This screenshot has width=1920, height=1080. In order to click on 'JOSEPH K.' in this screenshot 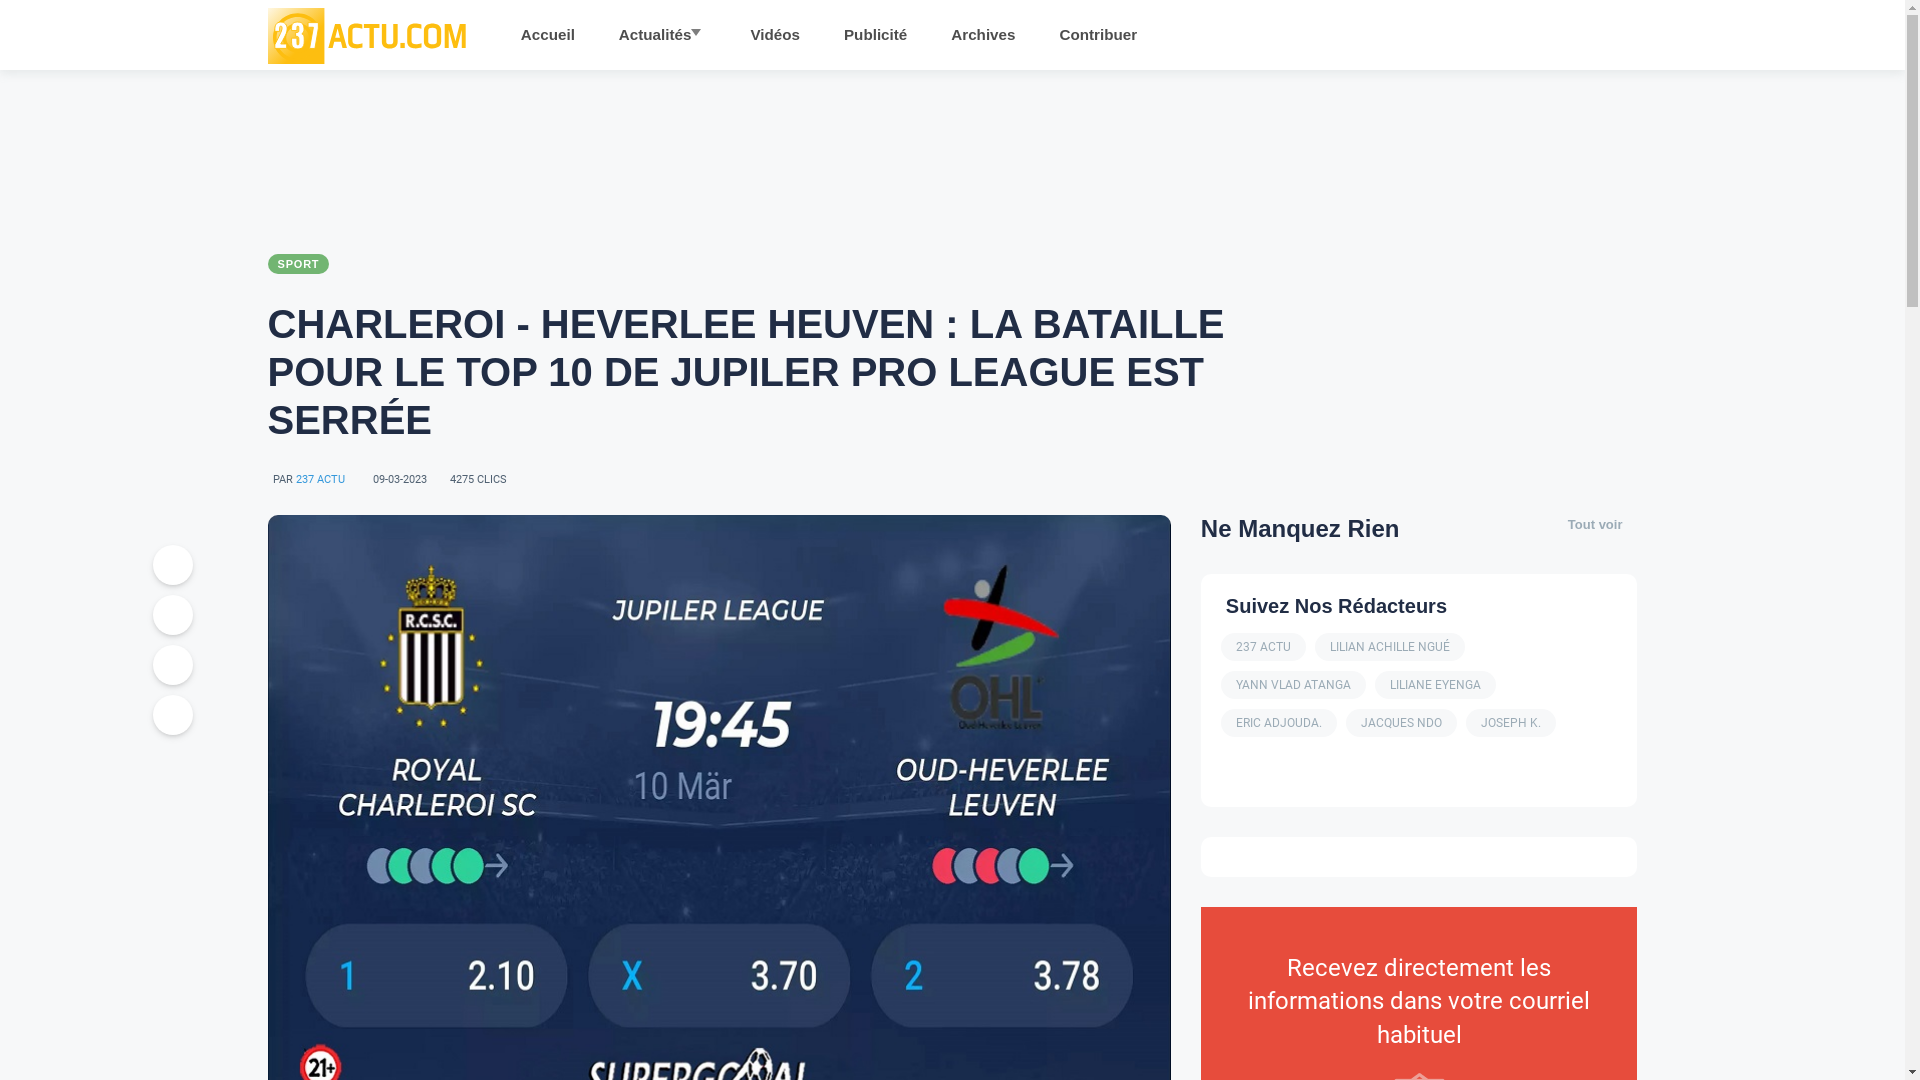, I will do `click(1511, 722)`.